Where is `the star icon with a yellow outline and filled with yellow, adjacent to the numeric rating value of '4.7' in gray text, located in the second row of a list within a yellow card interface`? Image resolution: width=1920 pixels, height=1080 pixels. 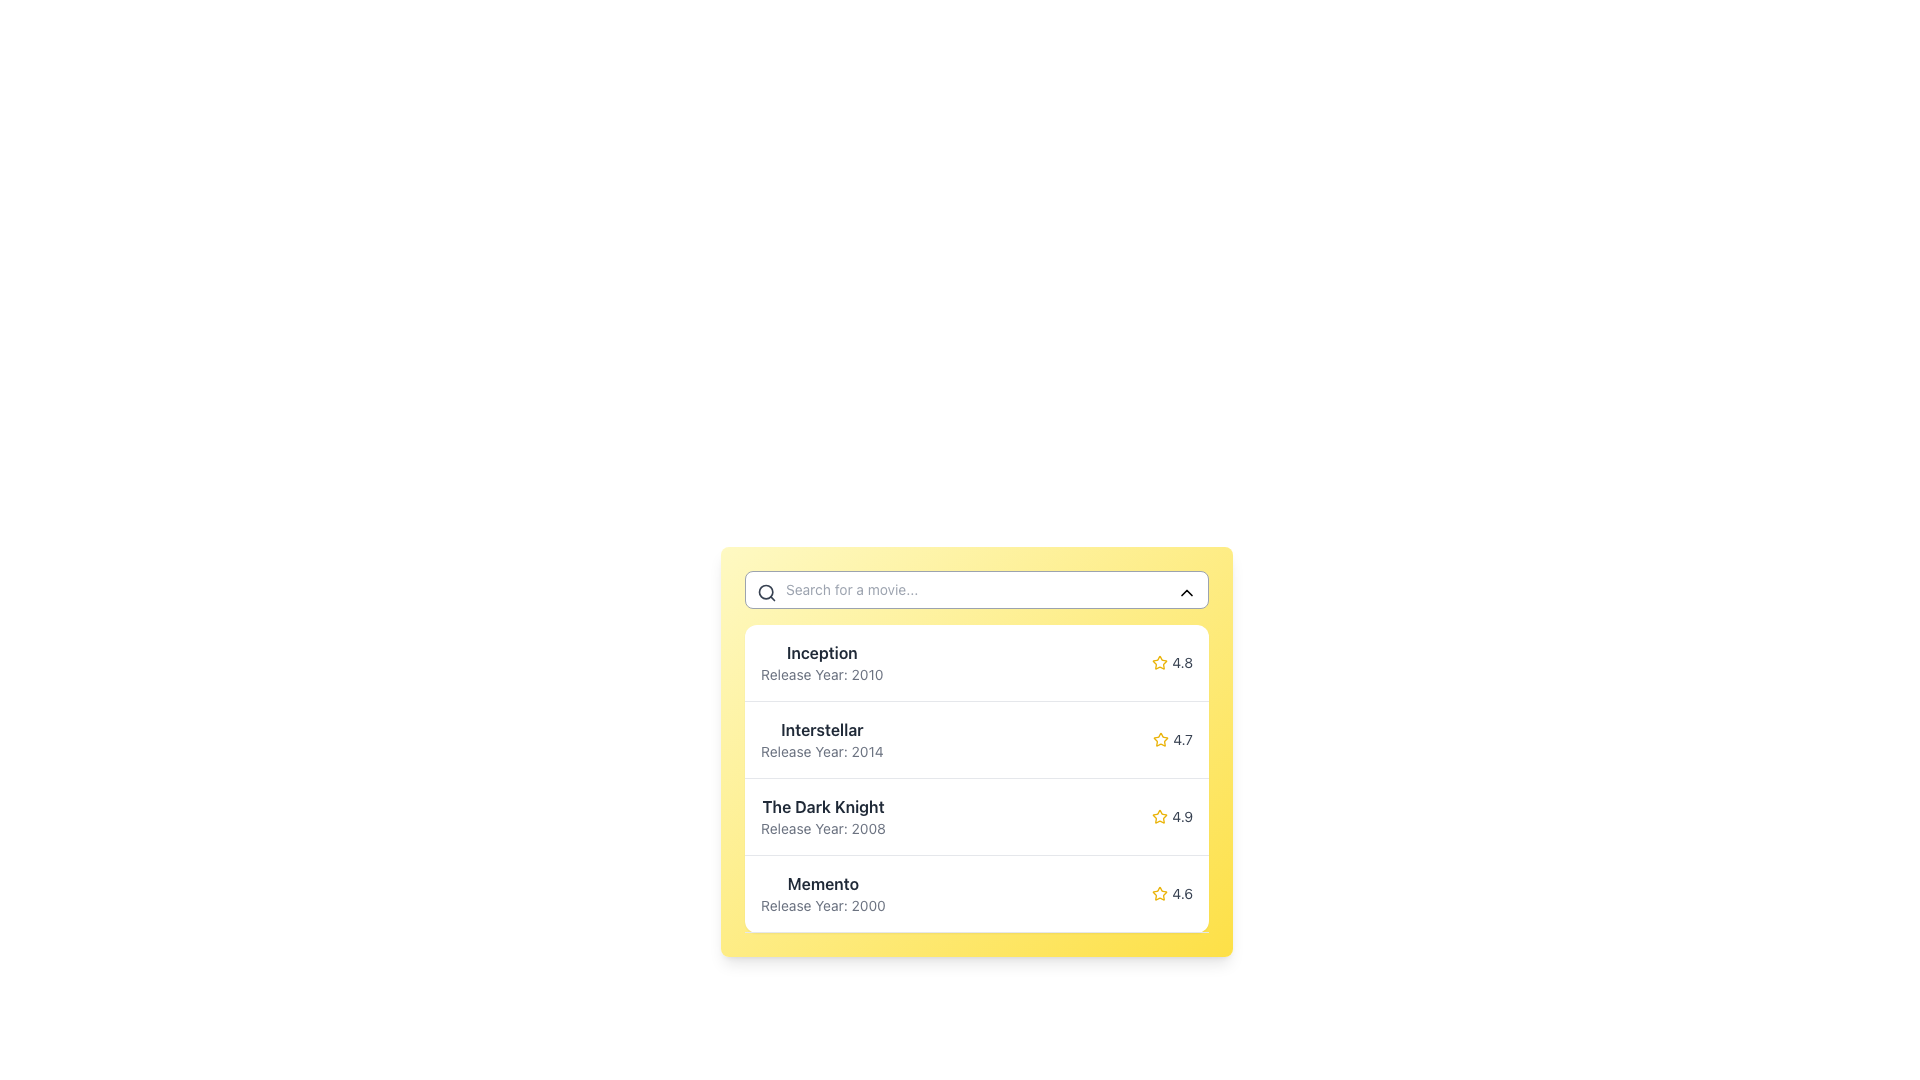
the star icon with a yellow outline and filled with yellow, adjacent to the numeric rating value of '4.7' in gray text, located in the second row of a list within a yellow card interface is located at coordinates (1161, 740).